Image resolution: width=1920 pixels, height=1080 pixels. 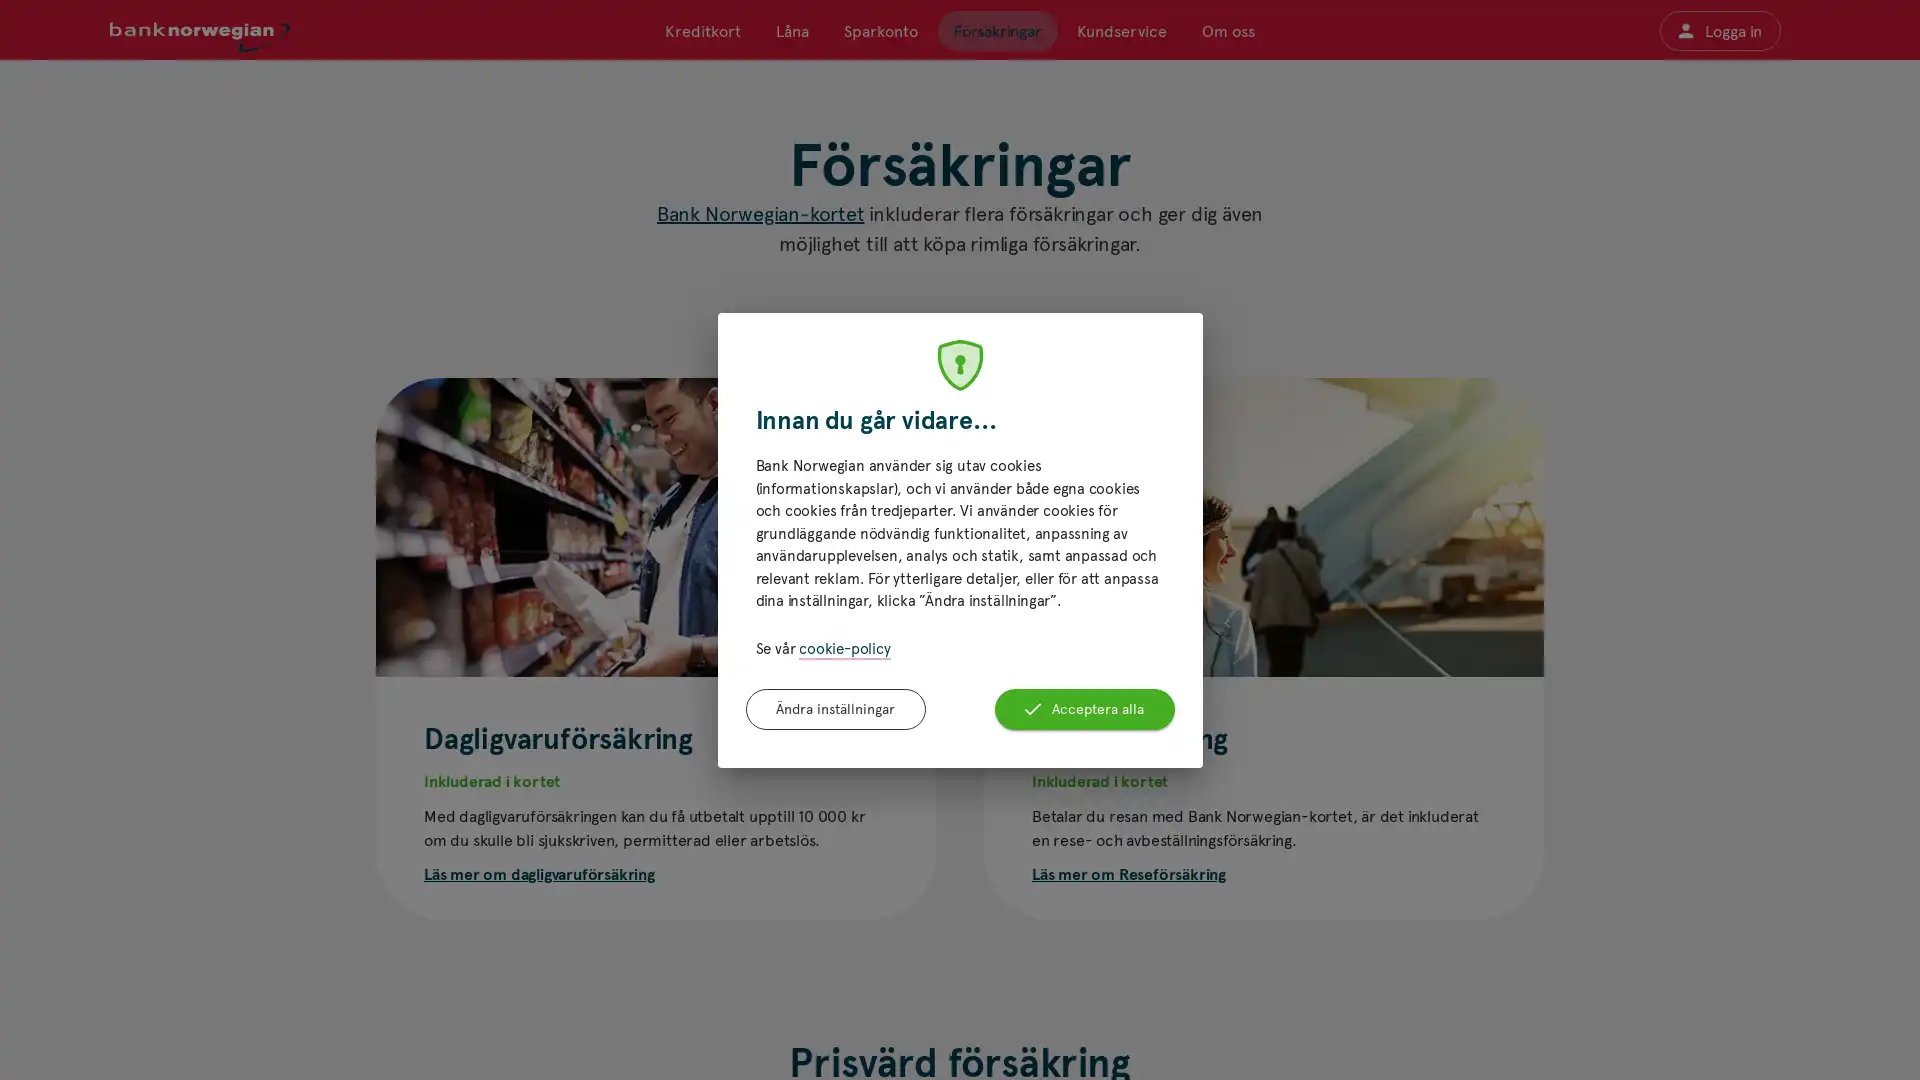 I want to click on Om oss, so click(x=1226, y=30).